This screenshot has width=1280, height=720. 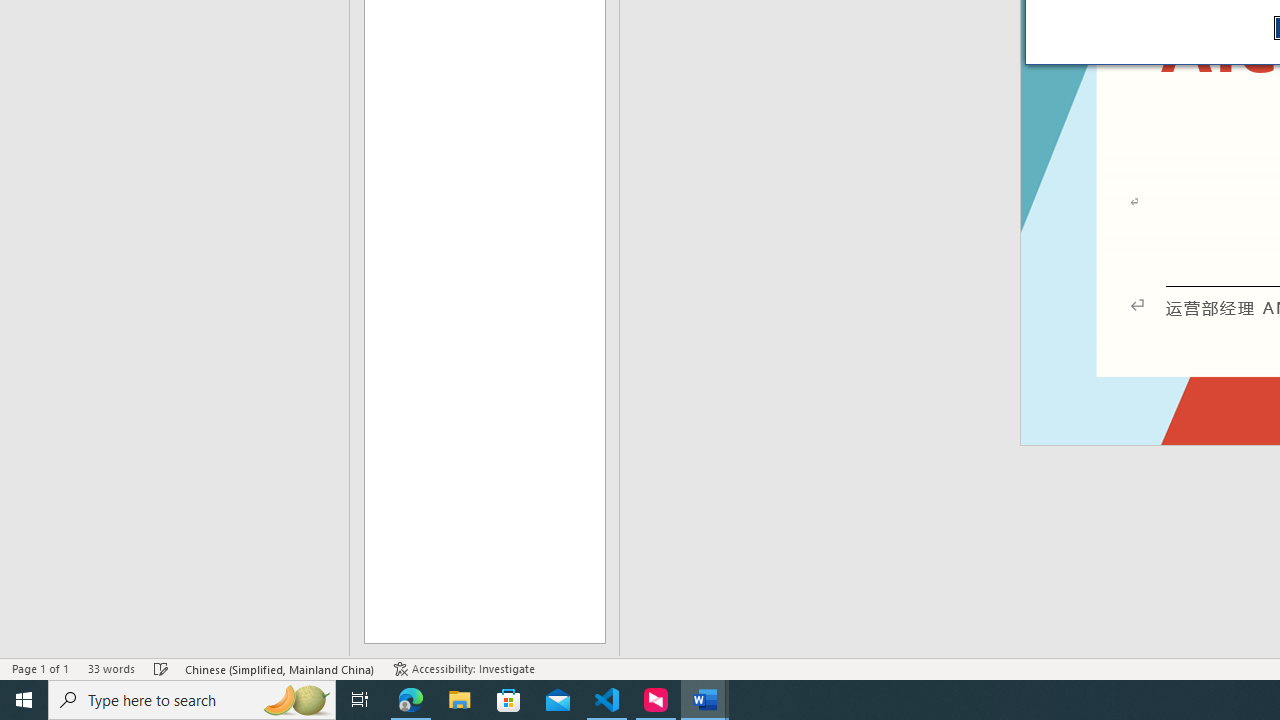 What do you see at coordinates (463, 669) in the screenshot?
I see `'Accessibility Checker Accessibility: Investigate'` at bounding box center [463, 669].